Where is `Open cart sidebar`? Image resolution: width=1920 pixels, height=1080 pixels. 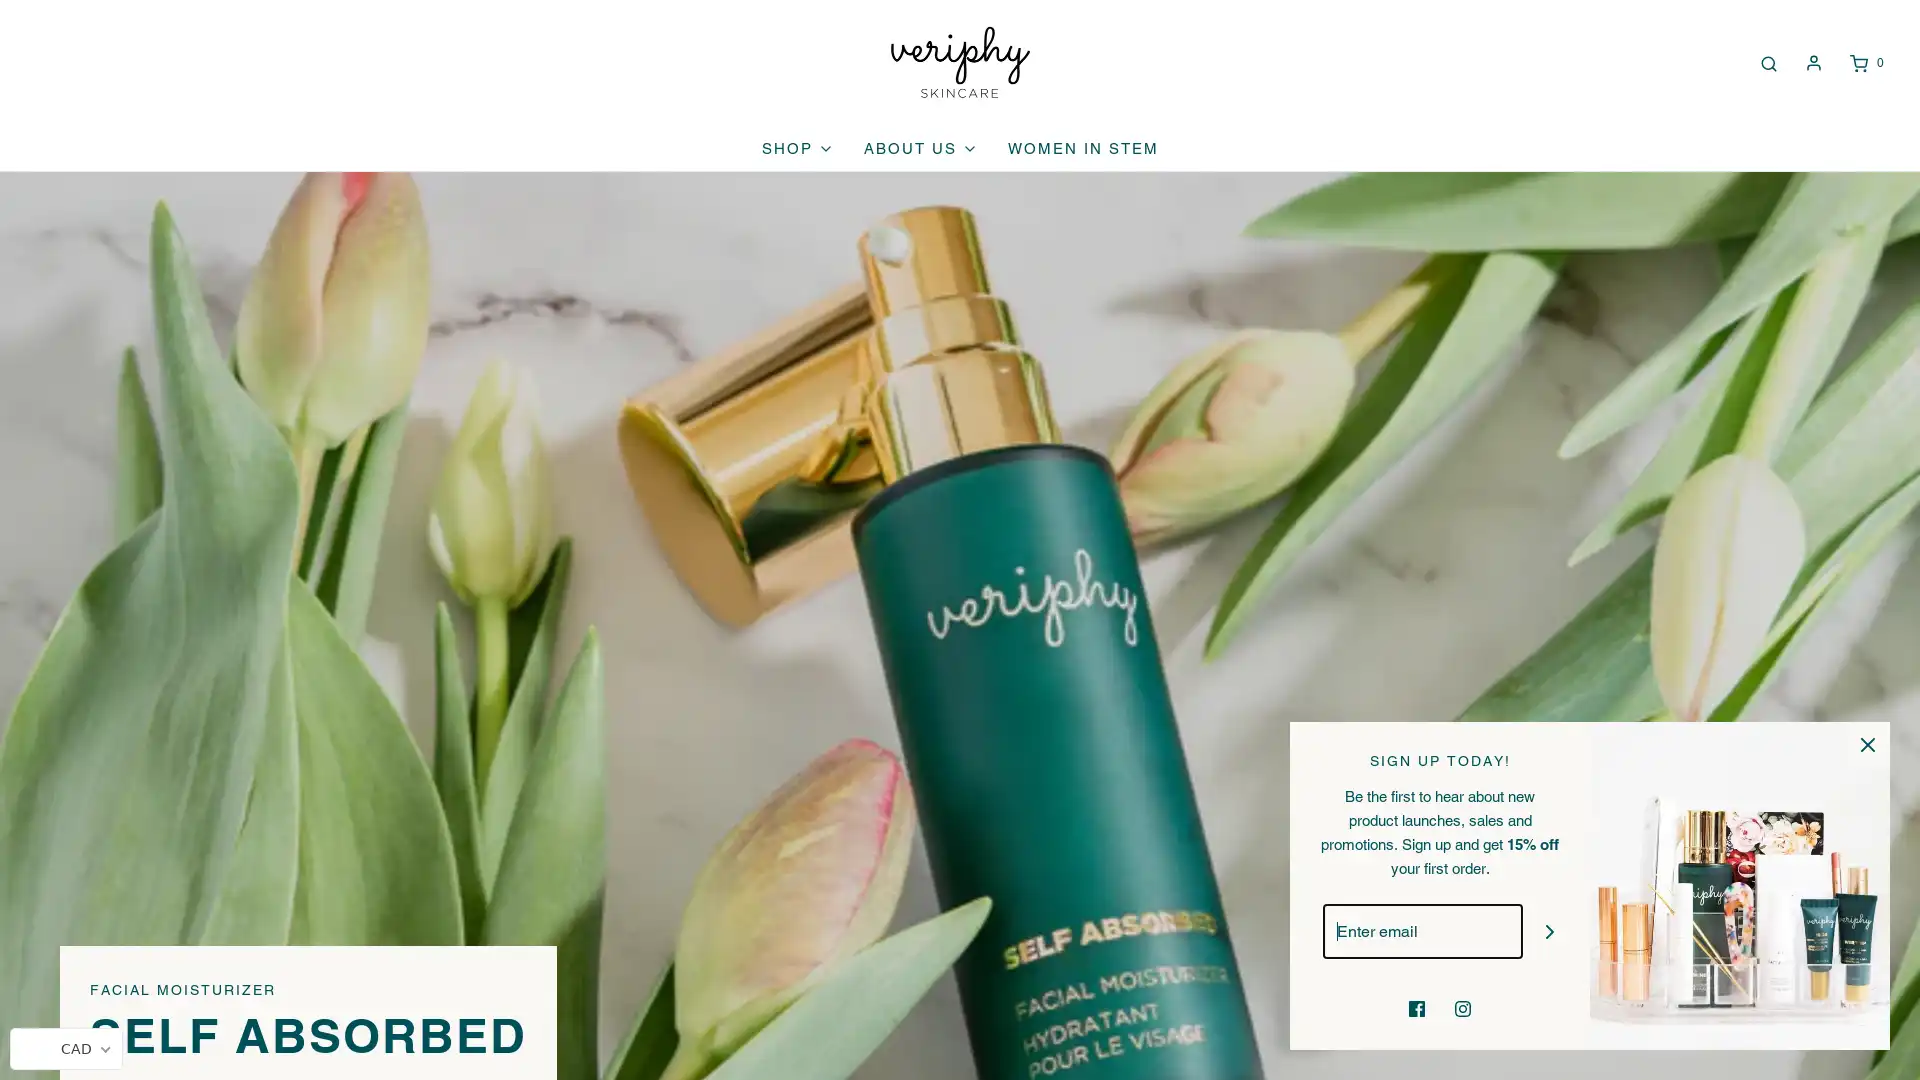
Open cart sidebar is located at coordinates (1864, 61).